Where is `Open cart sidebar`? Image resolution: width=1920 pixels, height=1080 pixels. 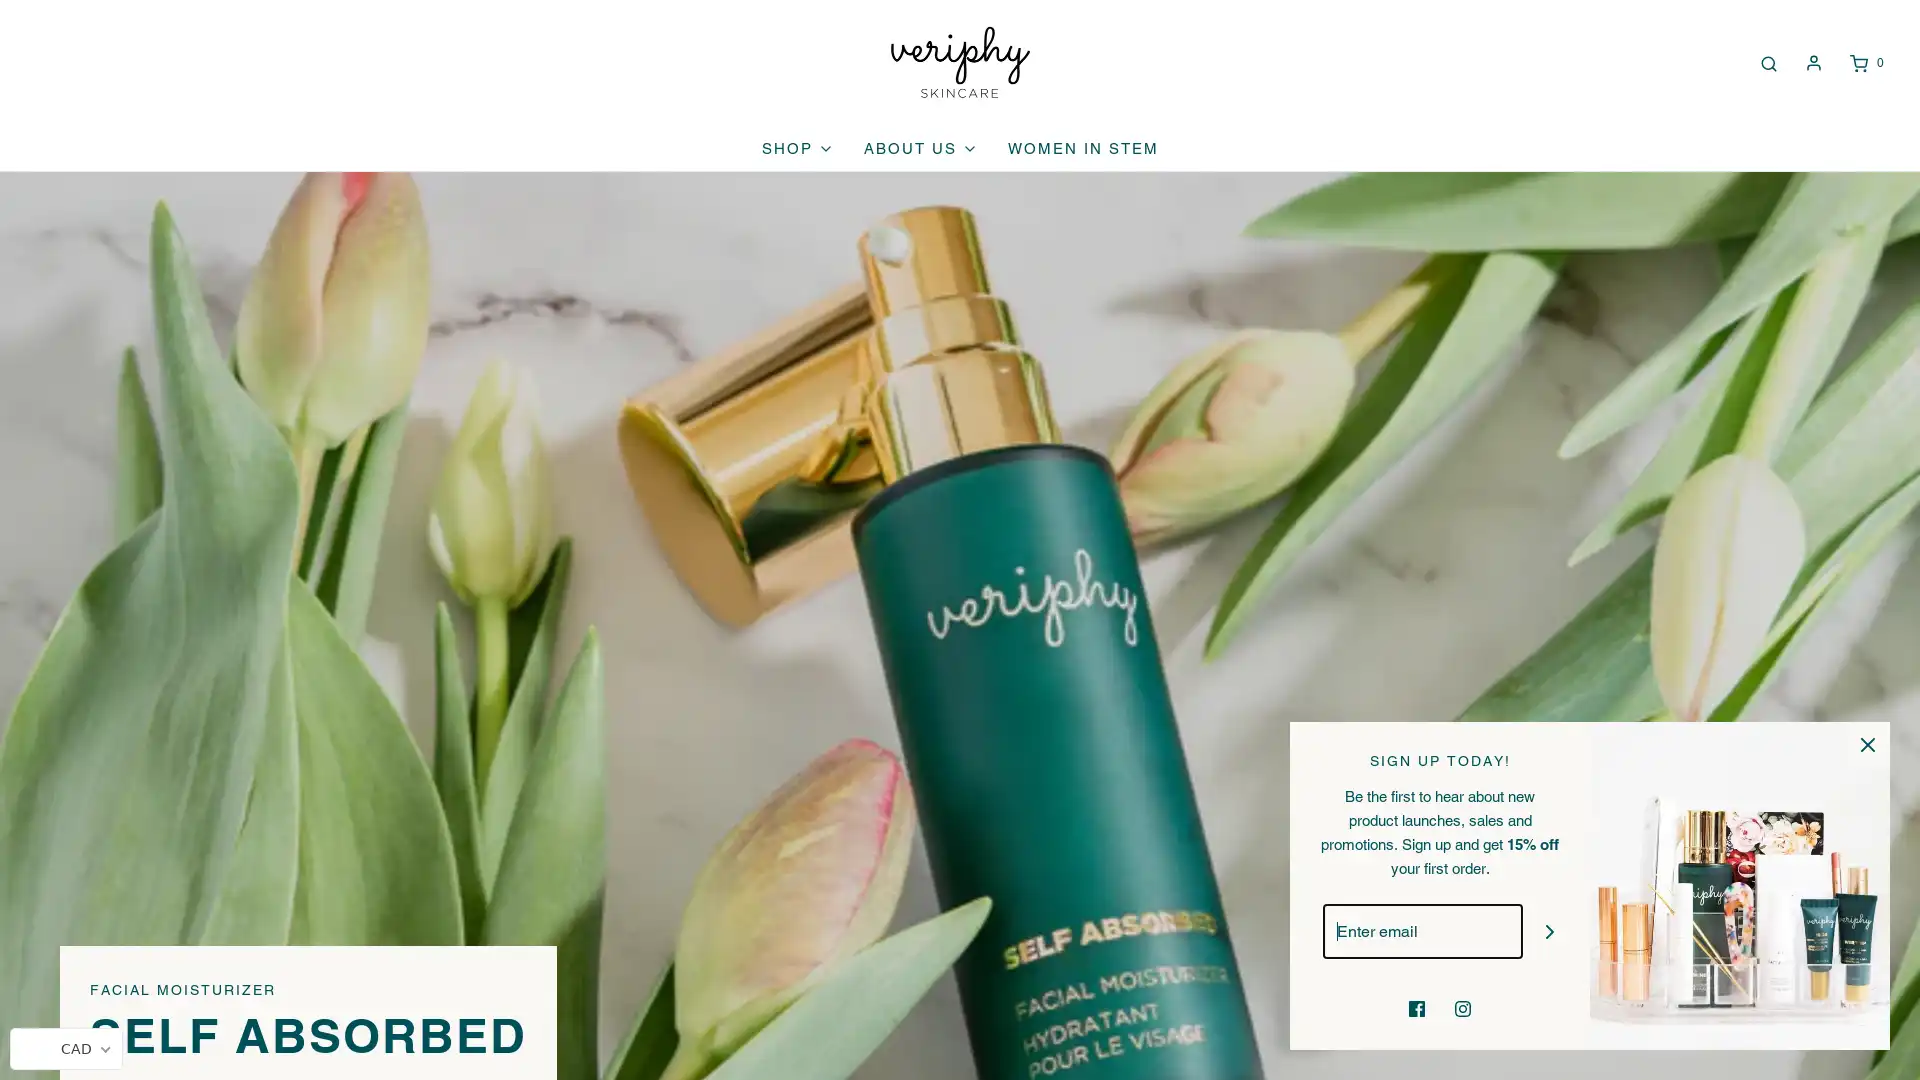
Open cart sidebar is located at coordinates (1864, 61).